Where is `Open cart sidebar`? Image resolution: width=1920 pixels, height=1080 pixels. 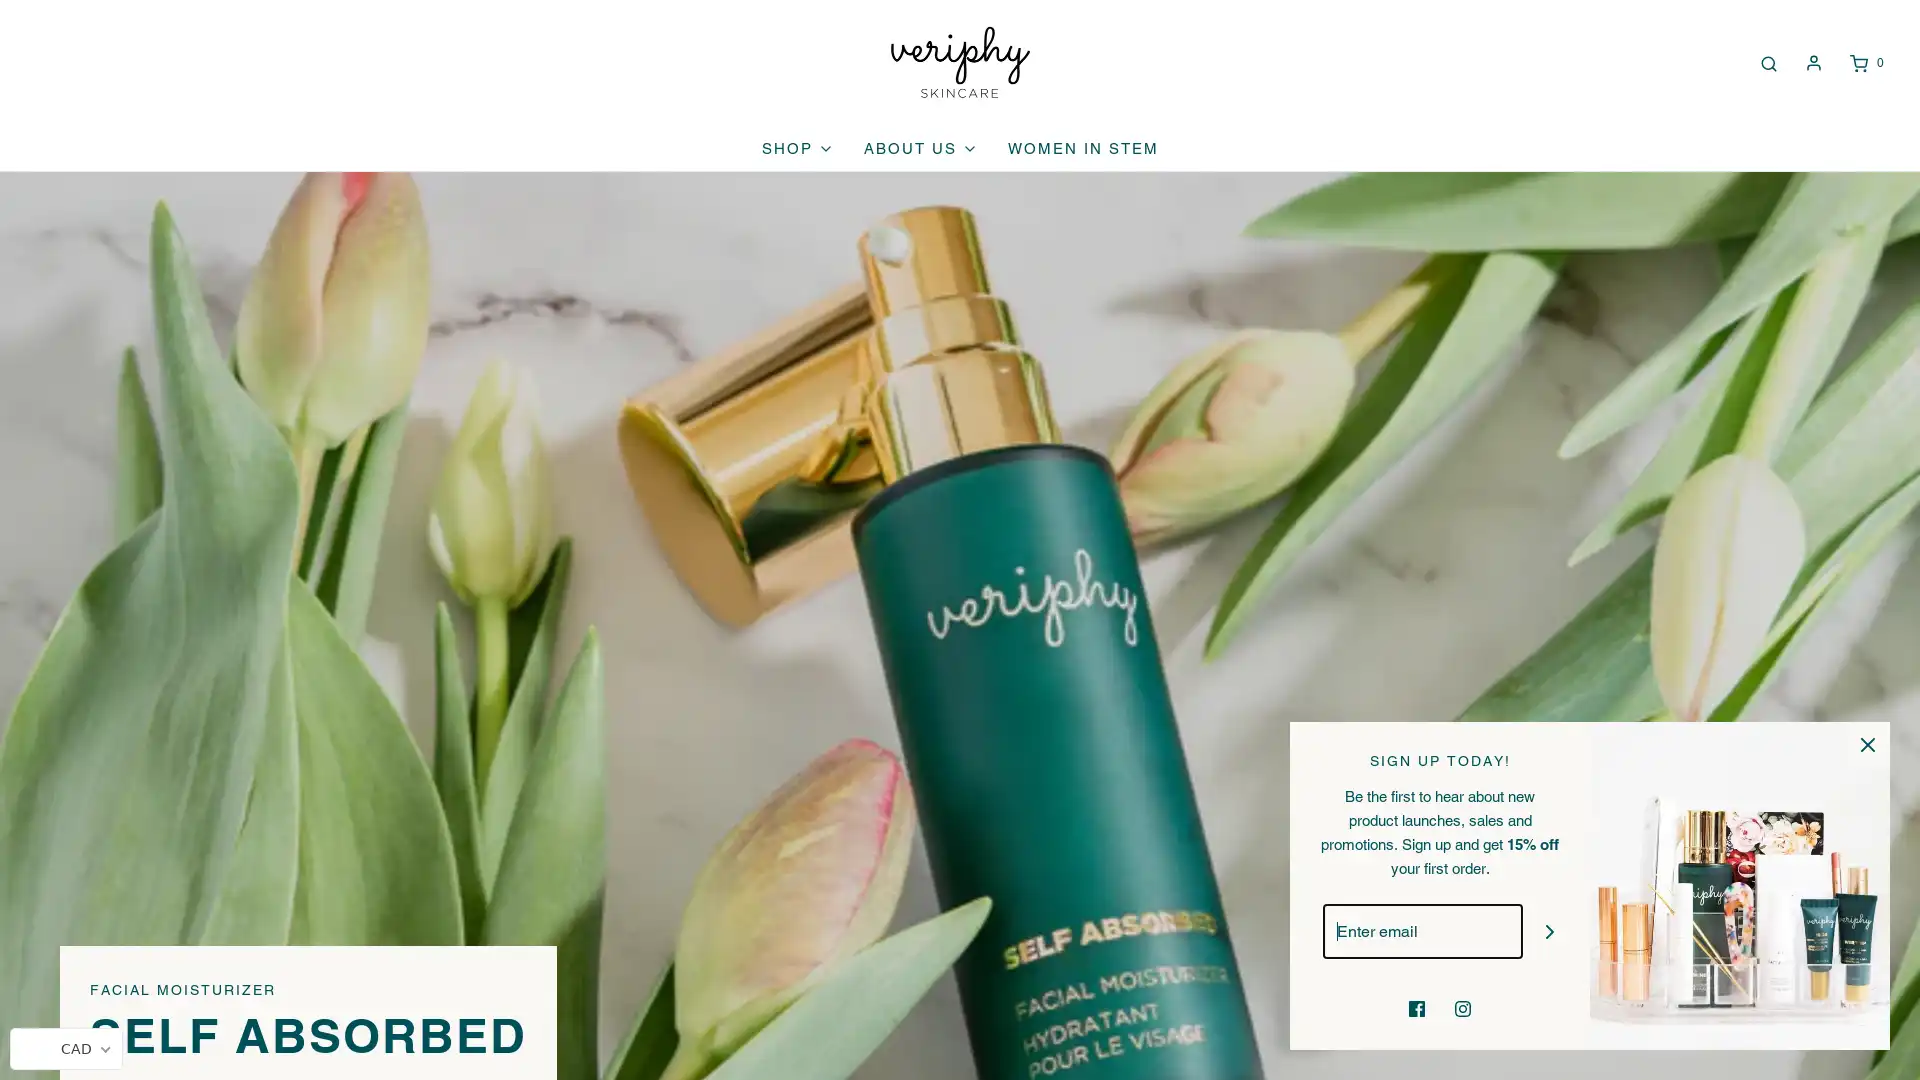
Open cart sidebar is located at coordinates (1864, 61).